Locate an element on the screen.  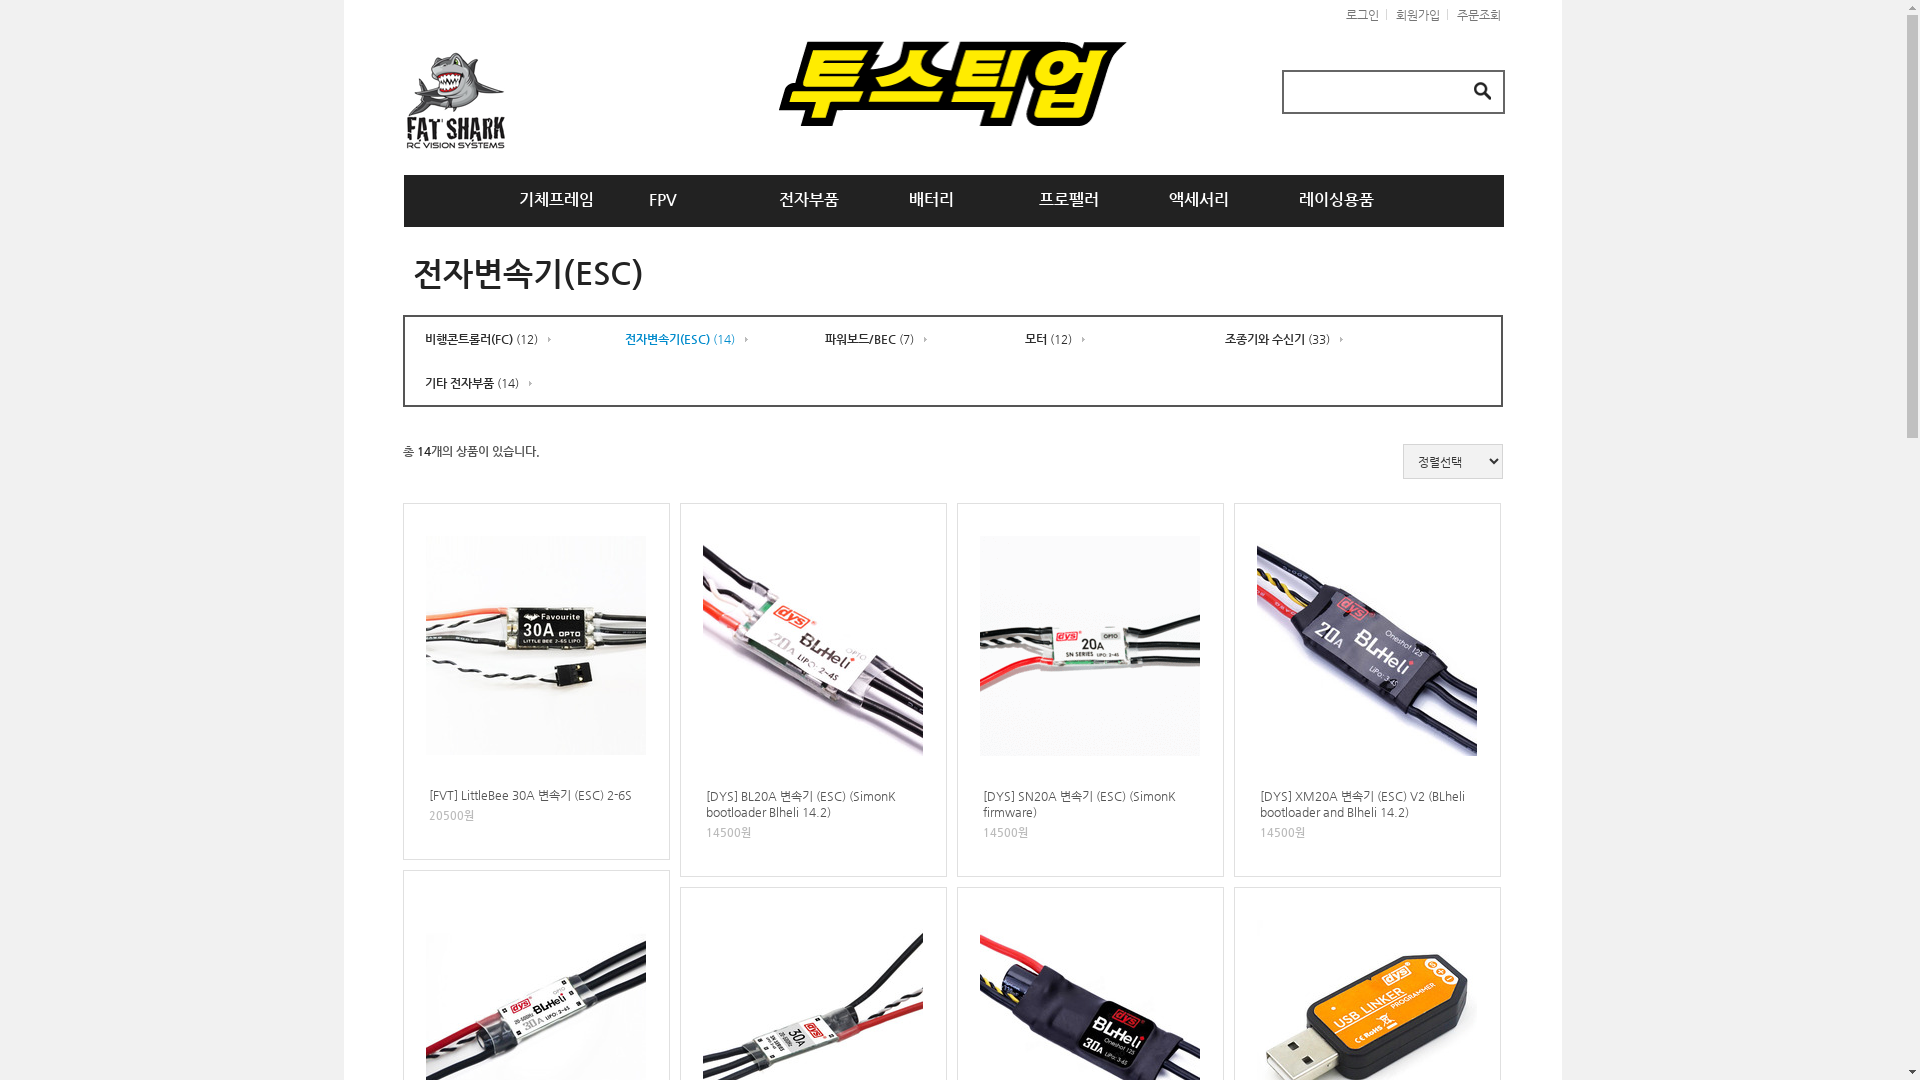
'FPV' is located at coordinates (655, 199).